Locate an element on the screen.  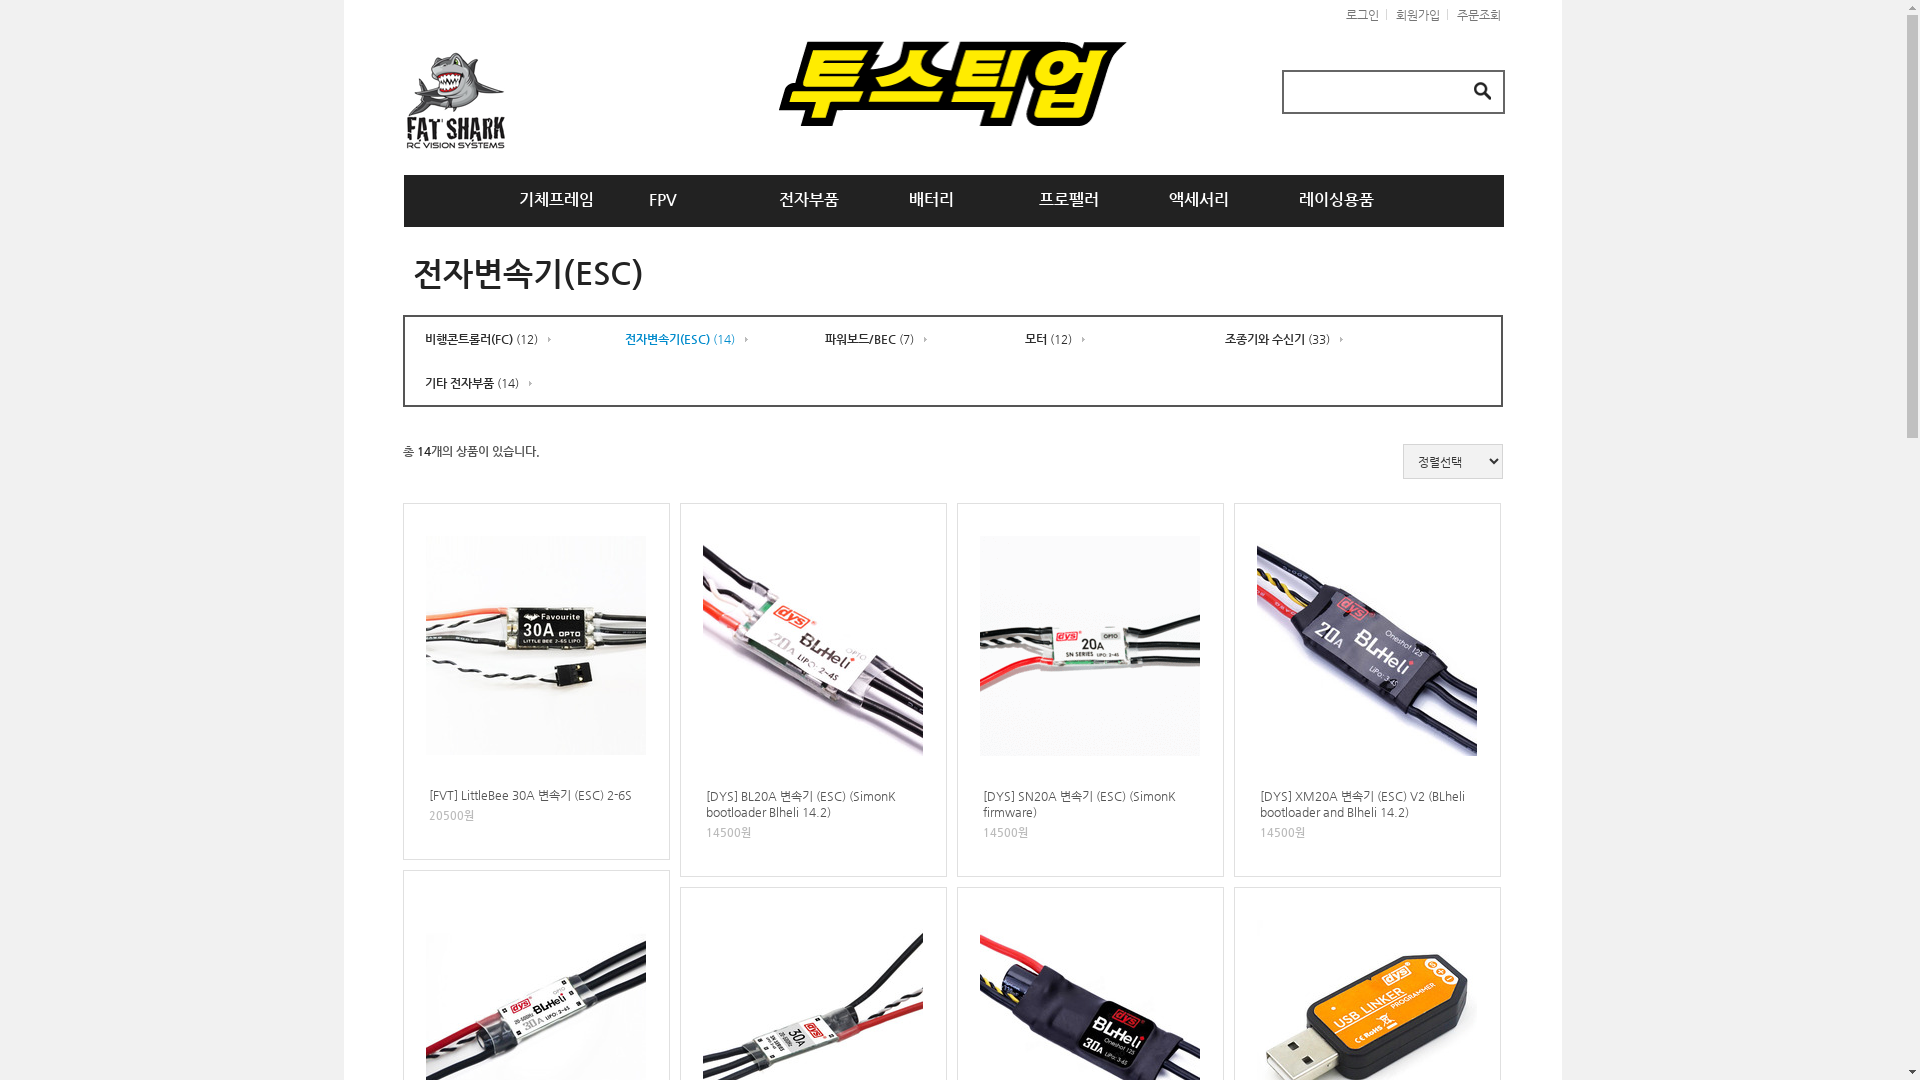
'FPV' is located at coordinates (655, 199).